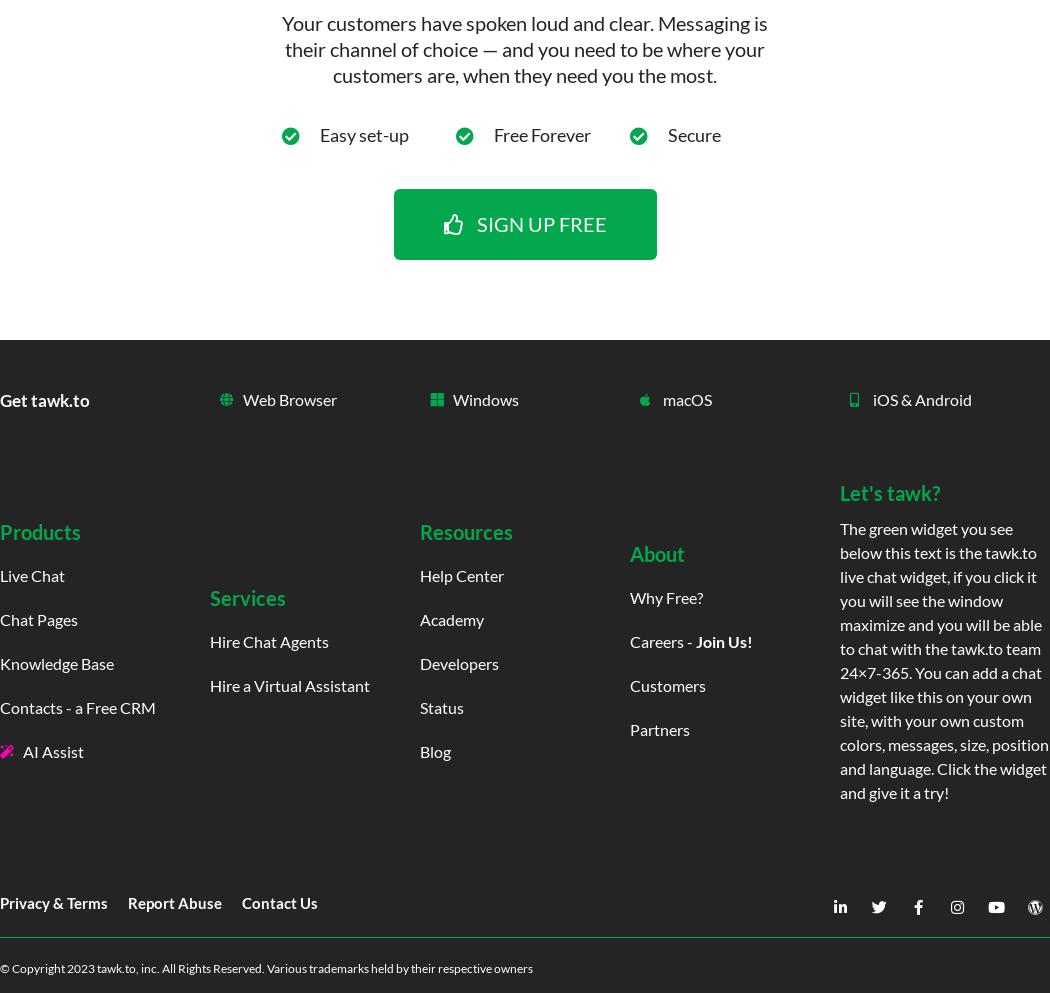 This screenshot has width=1050, height=993. I want to click on 'Knowledge Base', so click(56, 662).